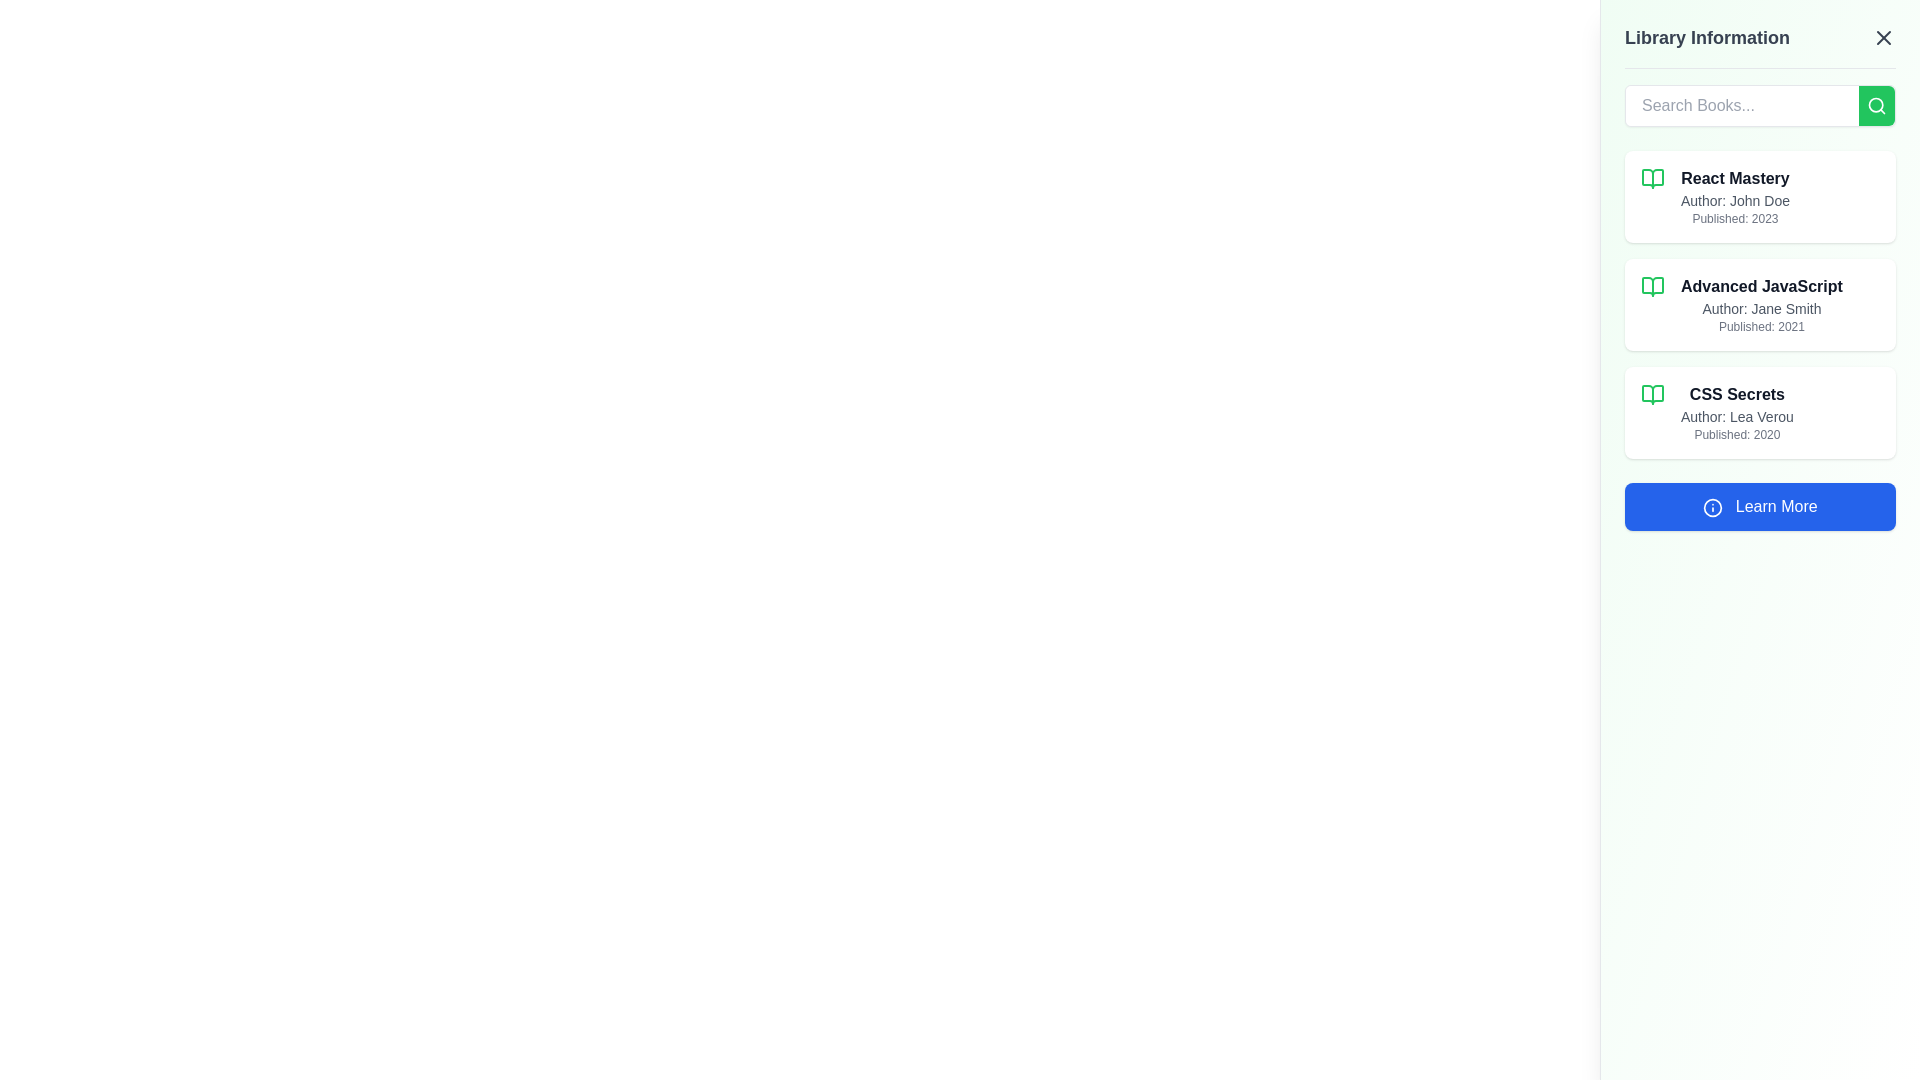 This screenshot has height=1080, width=1920. I want to click on the text label located at the top right corner of the interface, which serves as a header or title for the section, so click(1706, 38).